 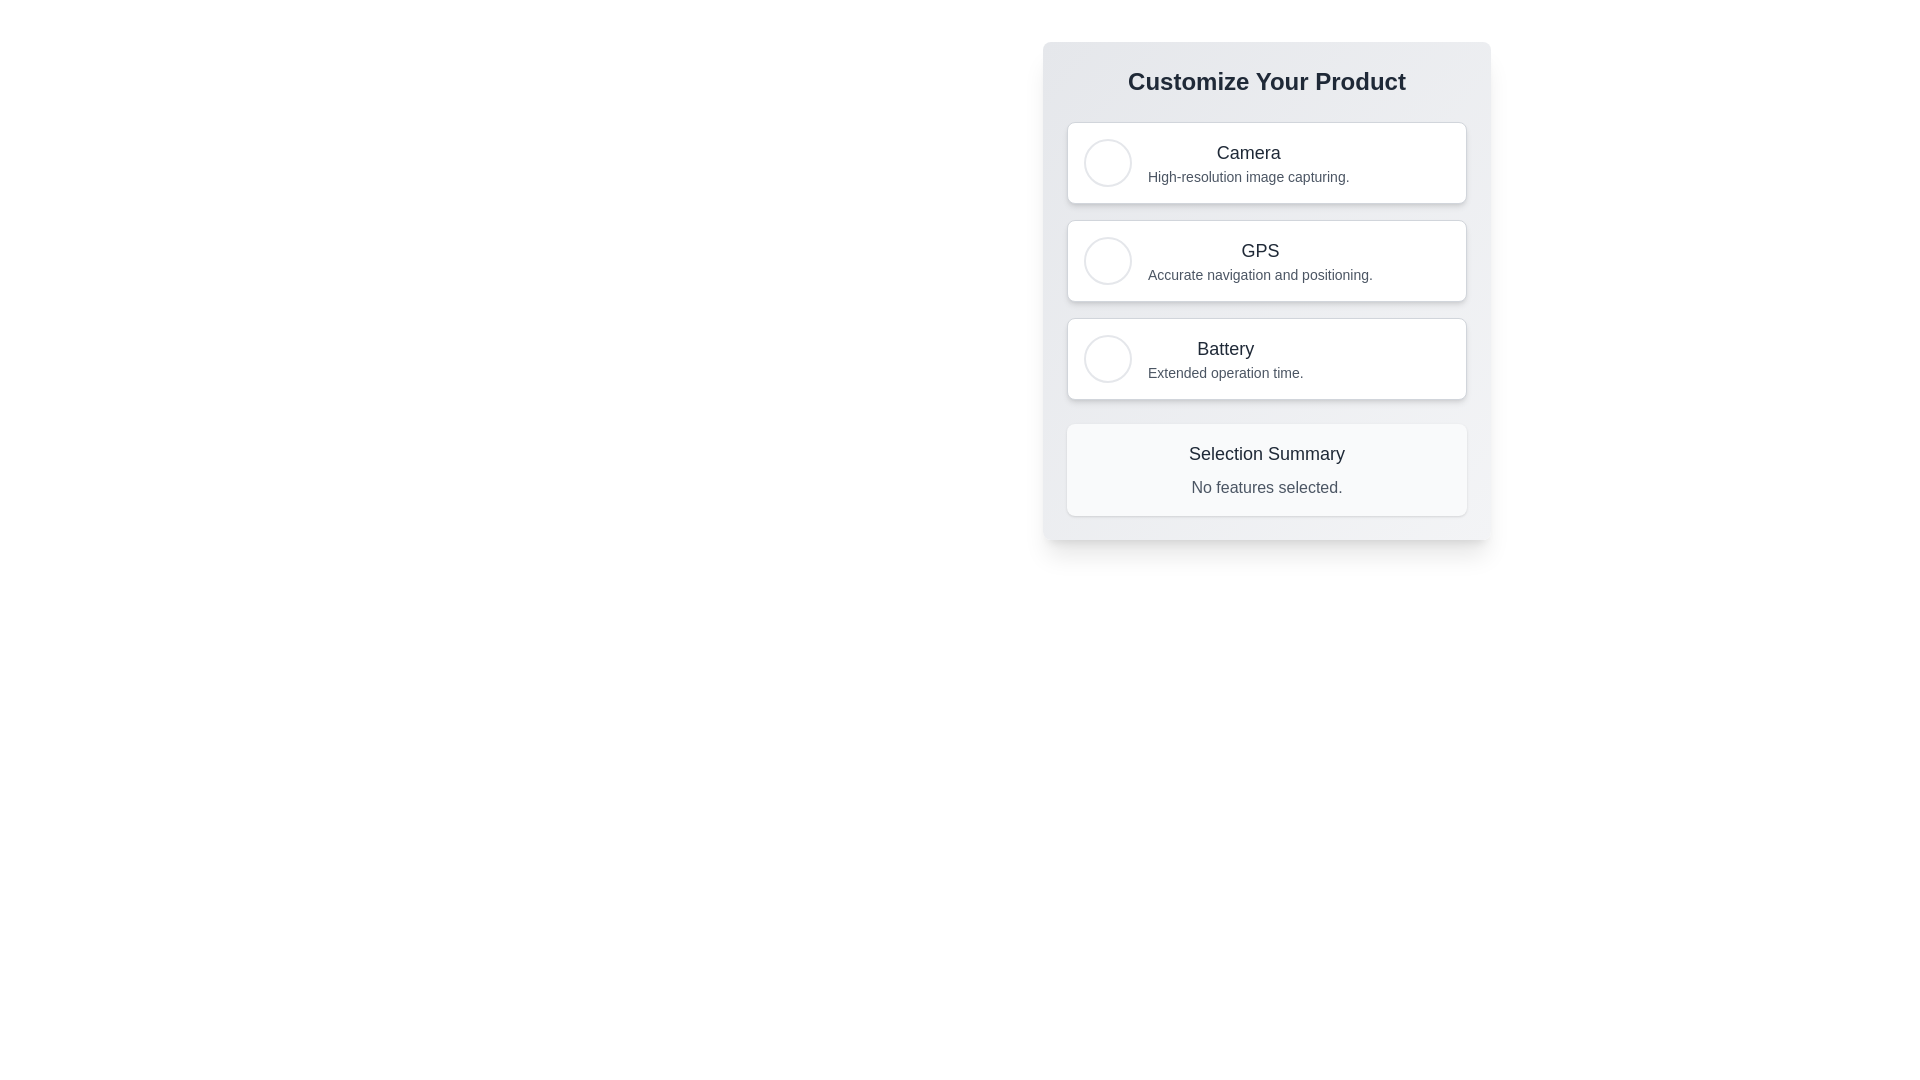 What do you see at coordinates (1259, 274) in the screenshot?
I see `the text label that reads 'Accurate navigation and positioning.', which is styled in a smaller font size and gray color, located under the 'GPS' heading` at bounding box center [1259, 274].